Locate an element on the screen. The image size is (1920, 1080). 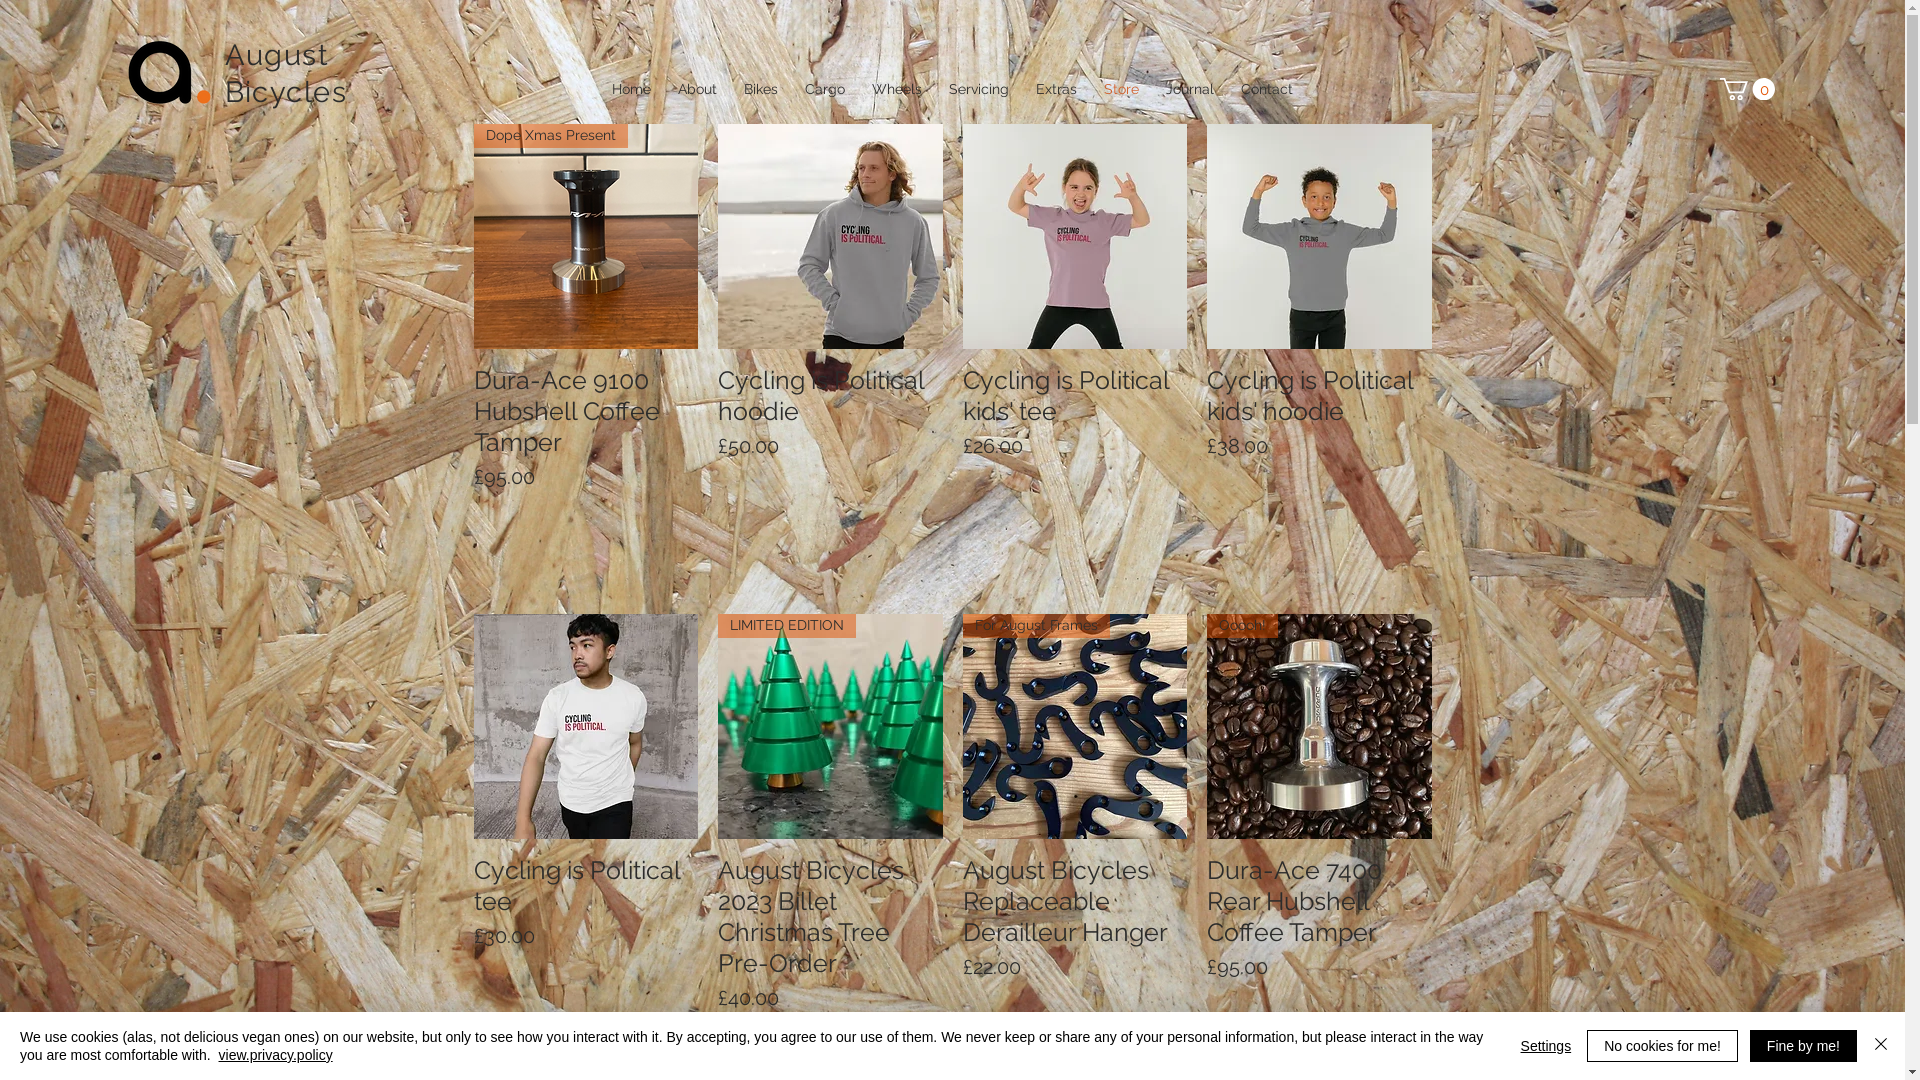
'Contact' is located at coordinates (1266, 87).